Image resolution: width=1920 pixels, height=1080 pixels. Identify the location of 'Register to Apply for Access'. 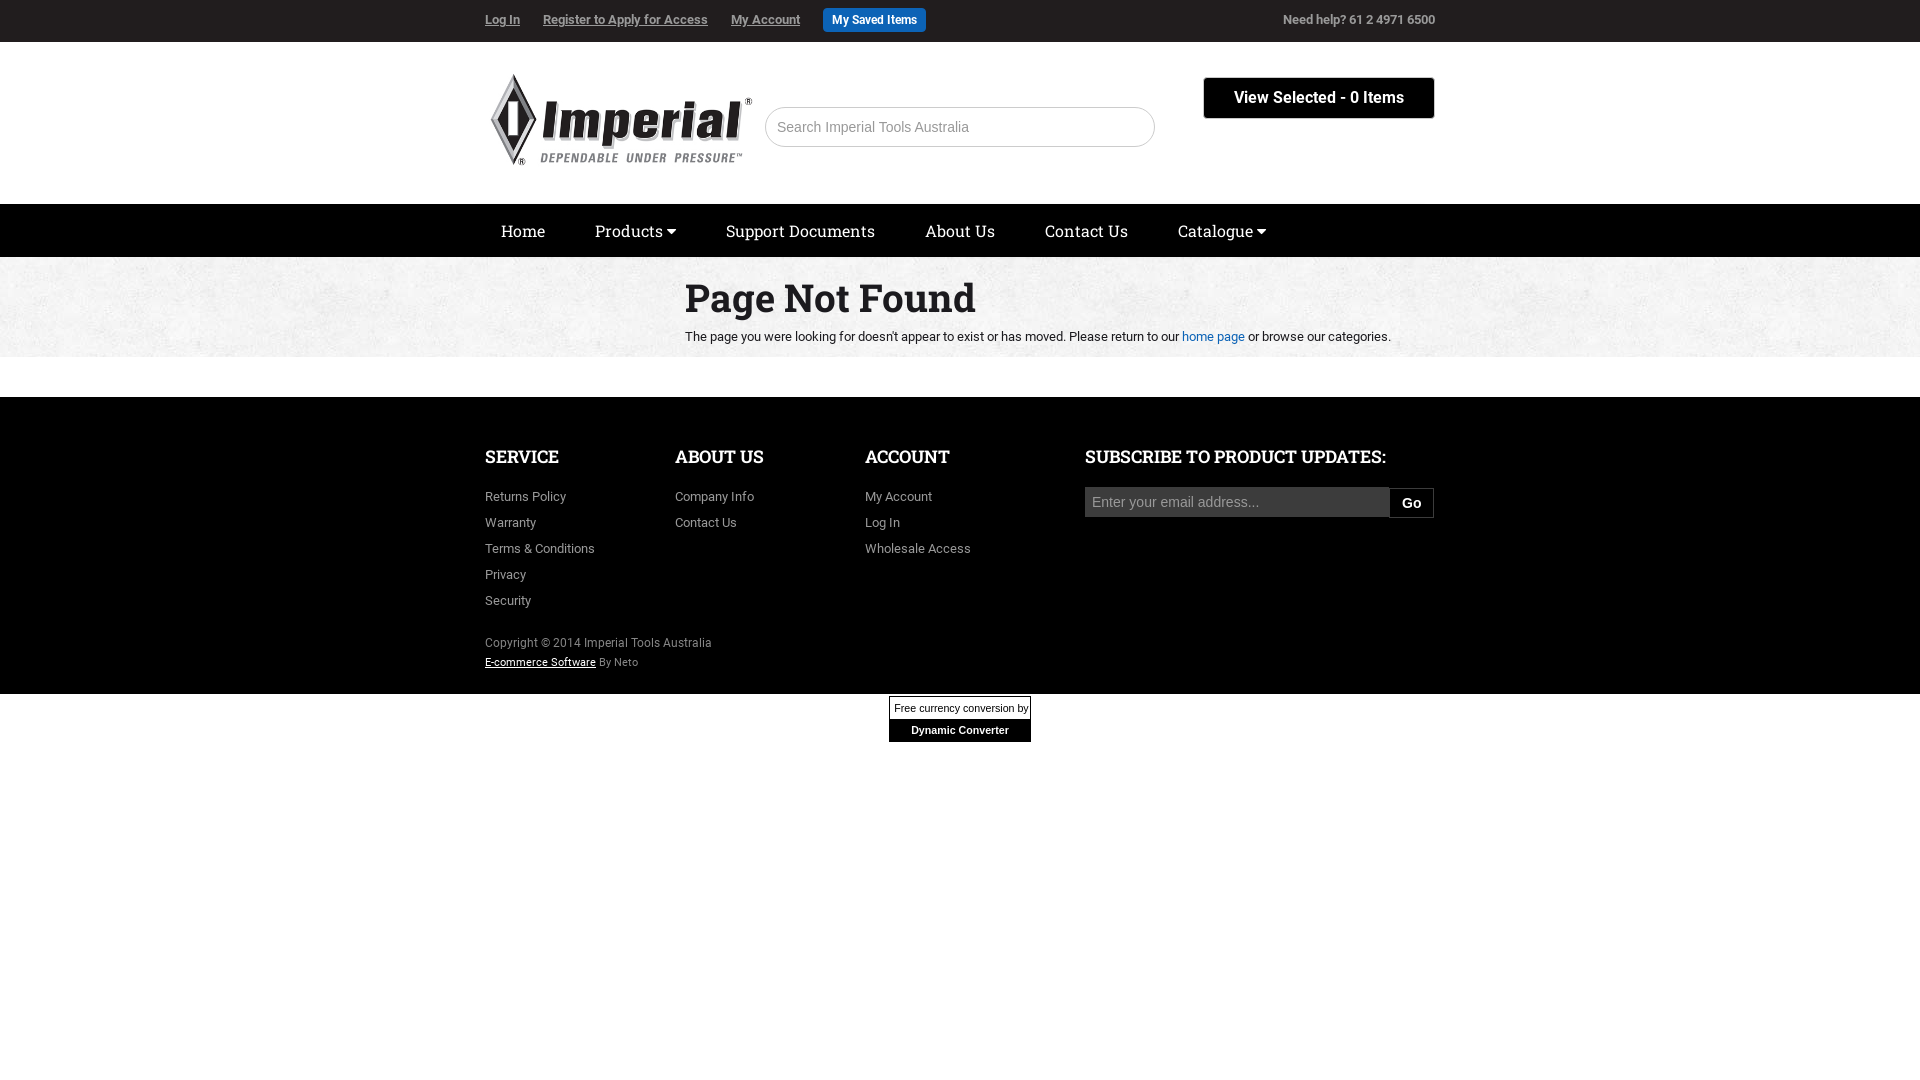
(634, 19).